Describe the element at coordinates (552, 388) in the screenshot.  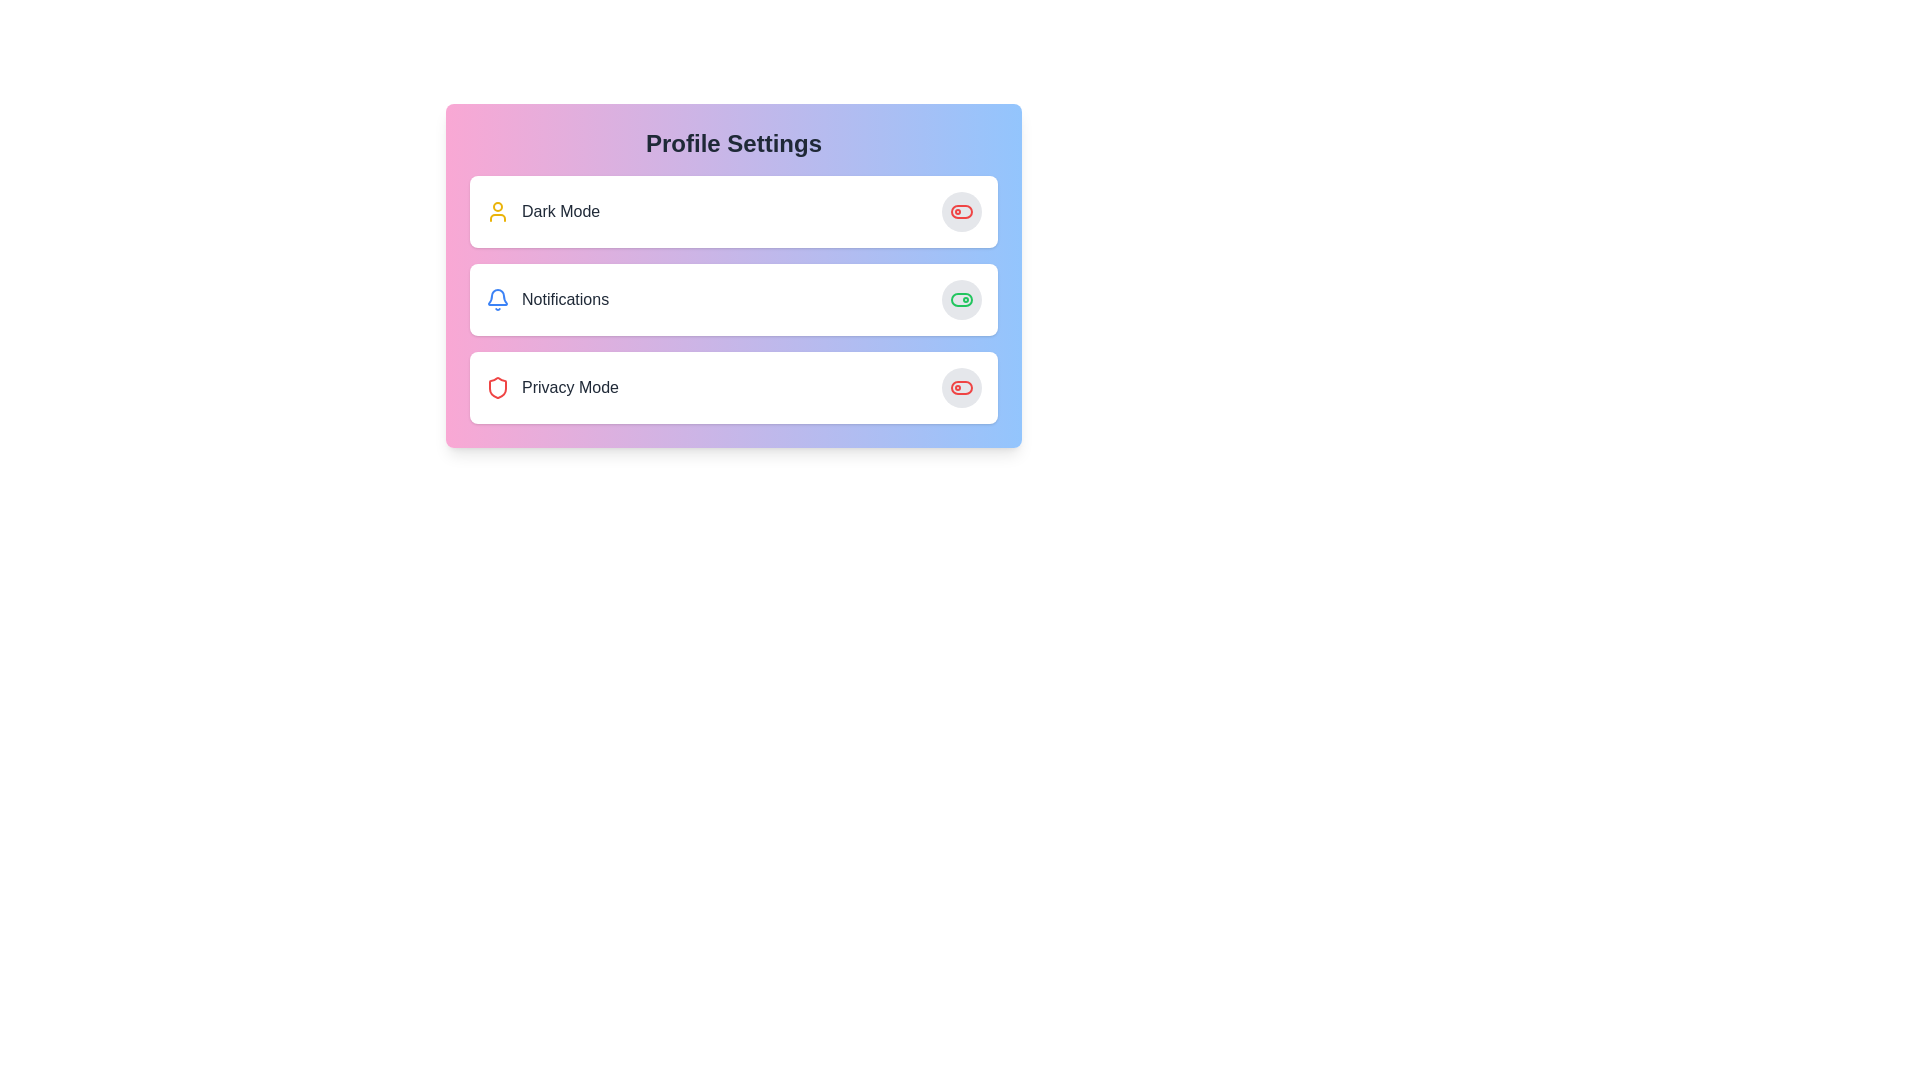
I see `the 'Privacy Mode' text label paired with an icon in the third row of the 'Profile Settings' options to interact with the setting` at that location.